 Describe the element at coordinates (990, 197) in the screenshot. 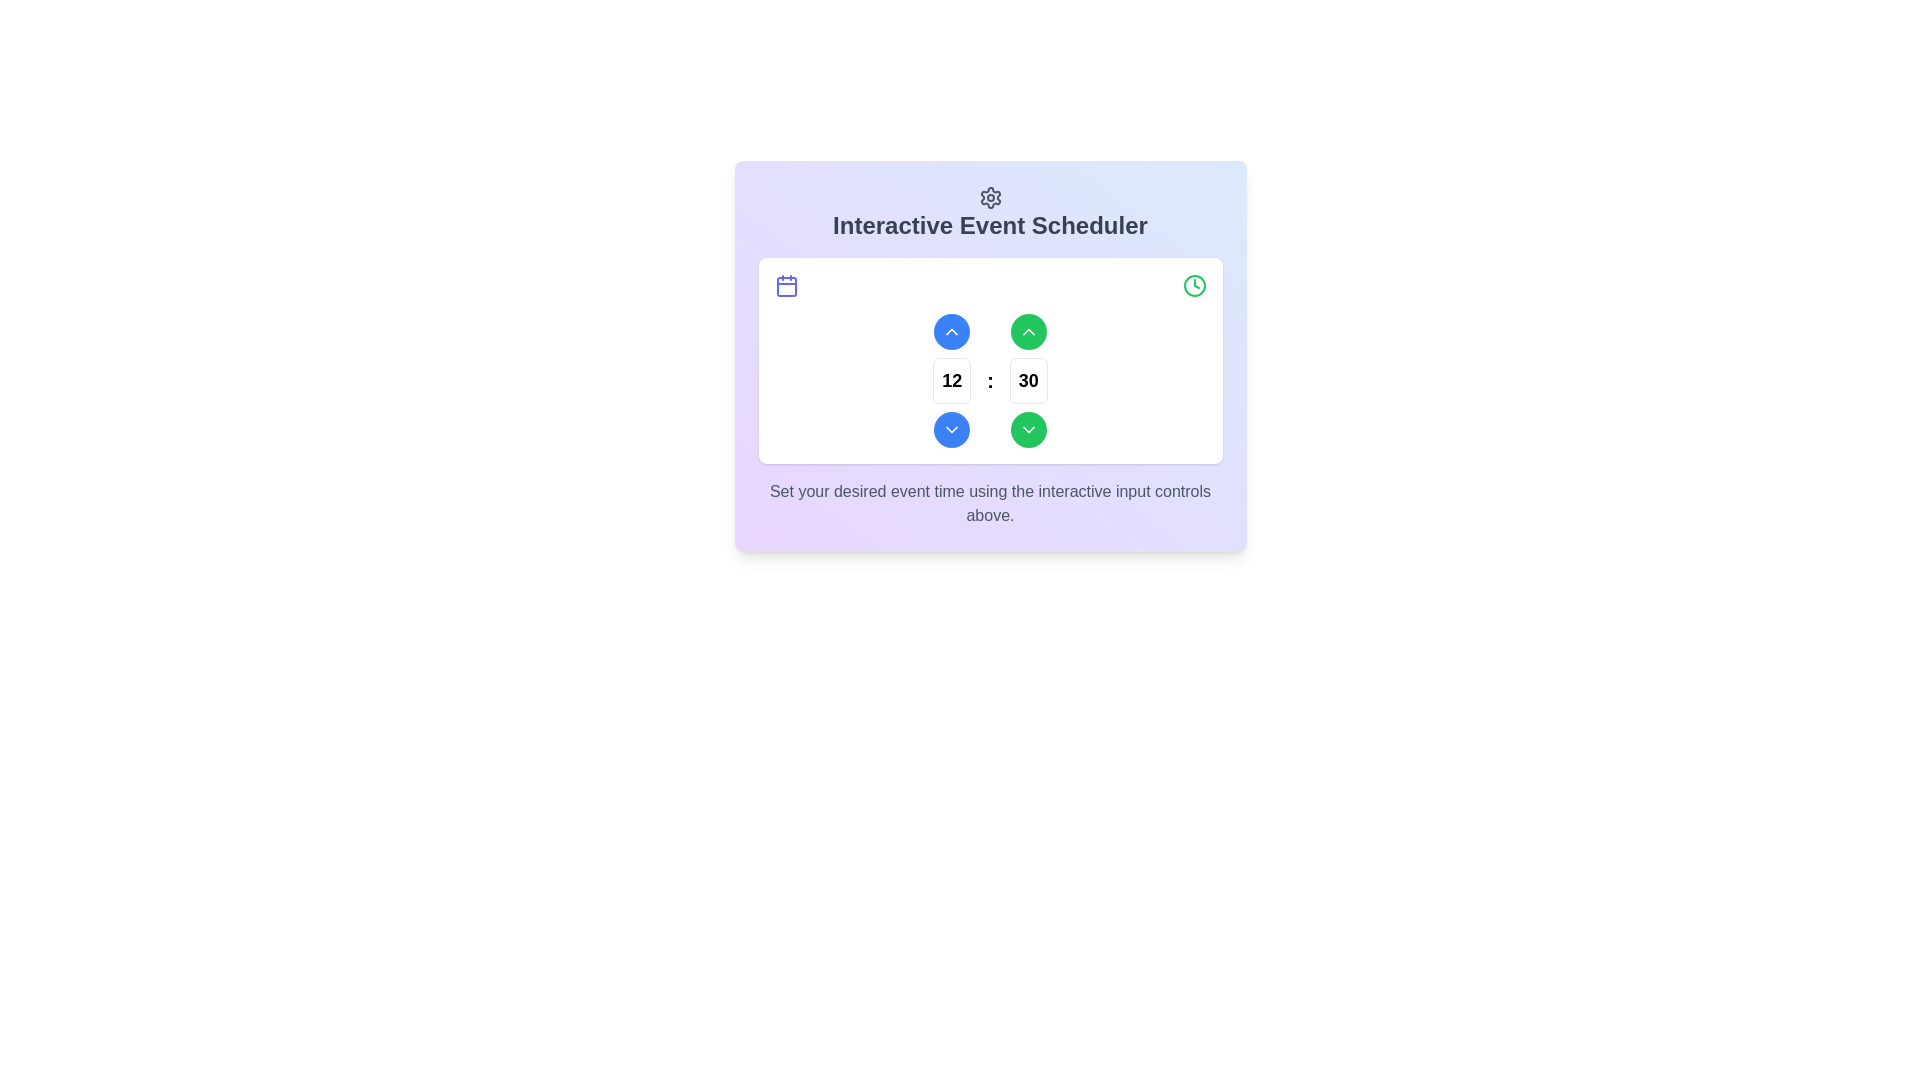

I see `the Settings icon located at the top-center of the card titled 'Interactive Event Scheduler' by clicking on it` at that location.